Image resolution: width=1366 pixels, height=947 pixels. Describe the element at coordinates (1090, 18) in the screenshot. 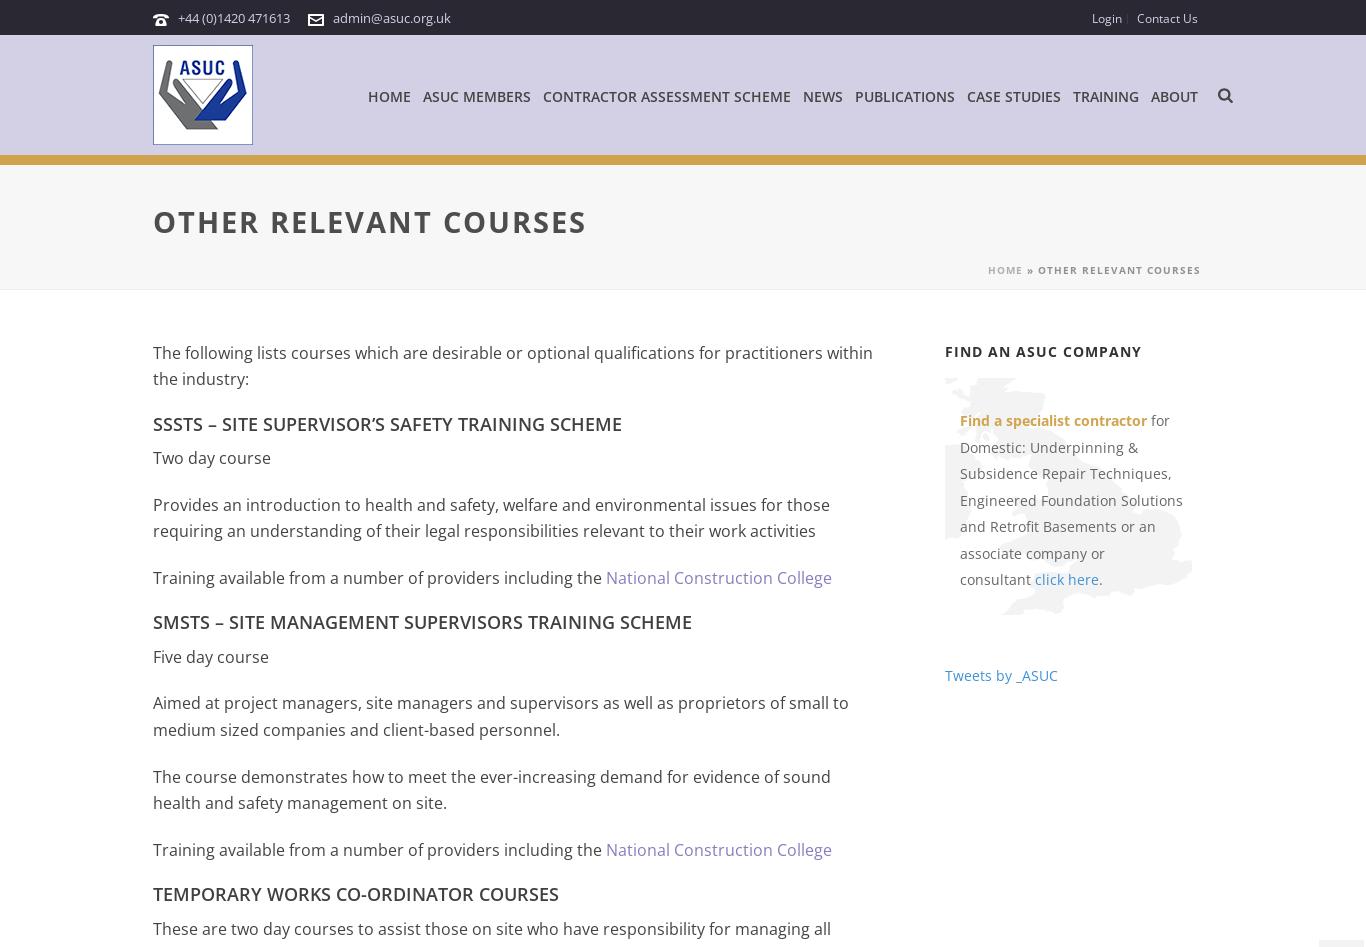

I see `'Login'` at that location.